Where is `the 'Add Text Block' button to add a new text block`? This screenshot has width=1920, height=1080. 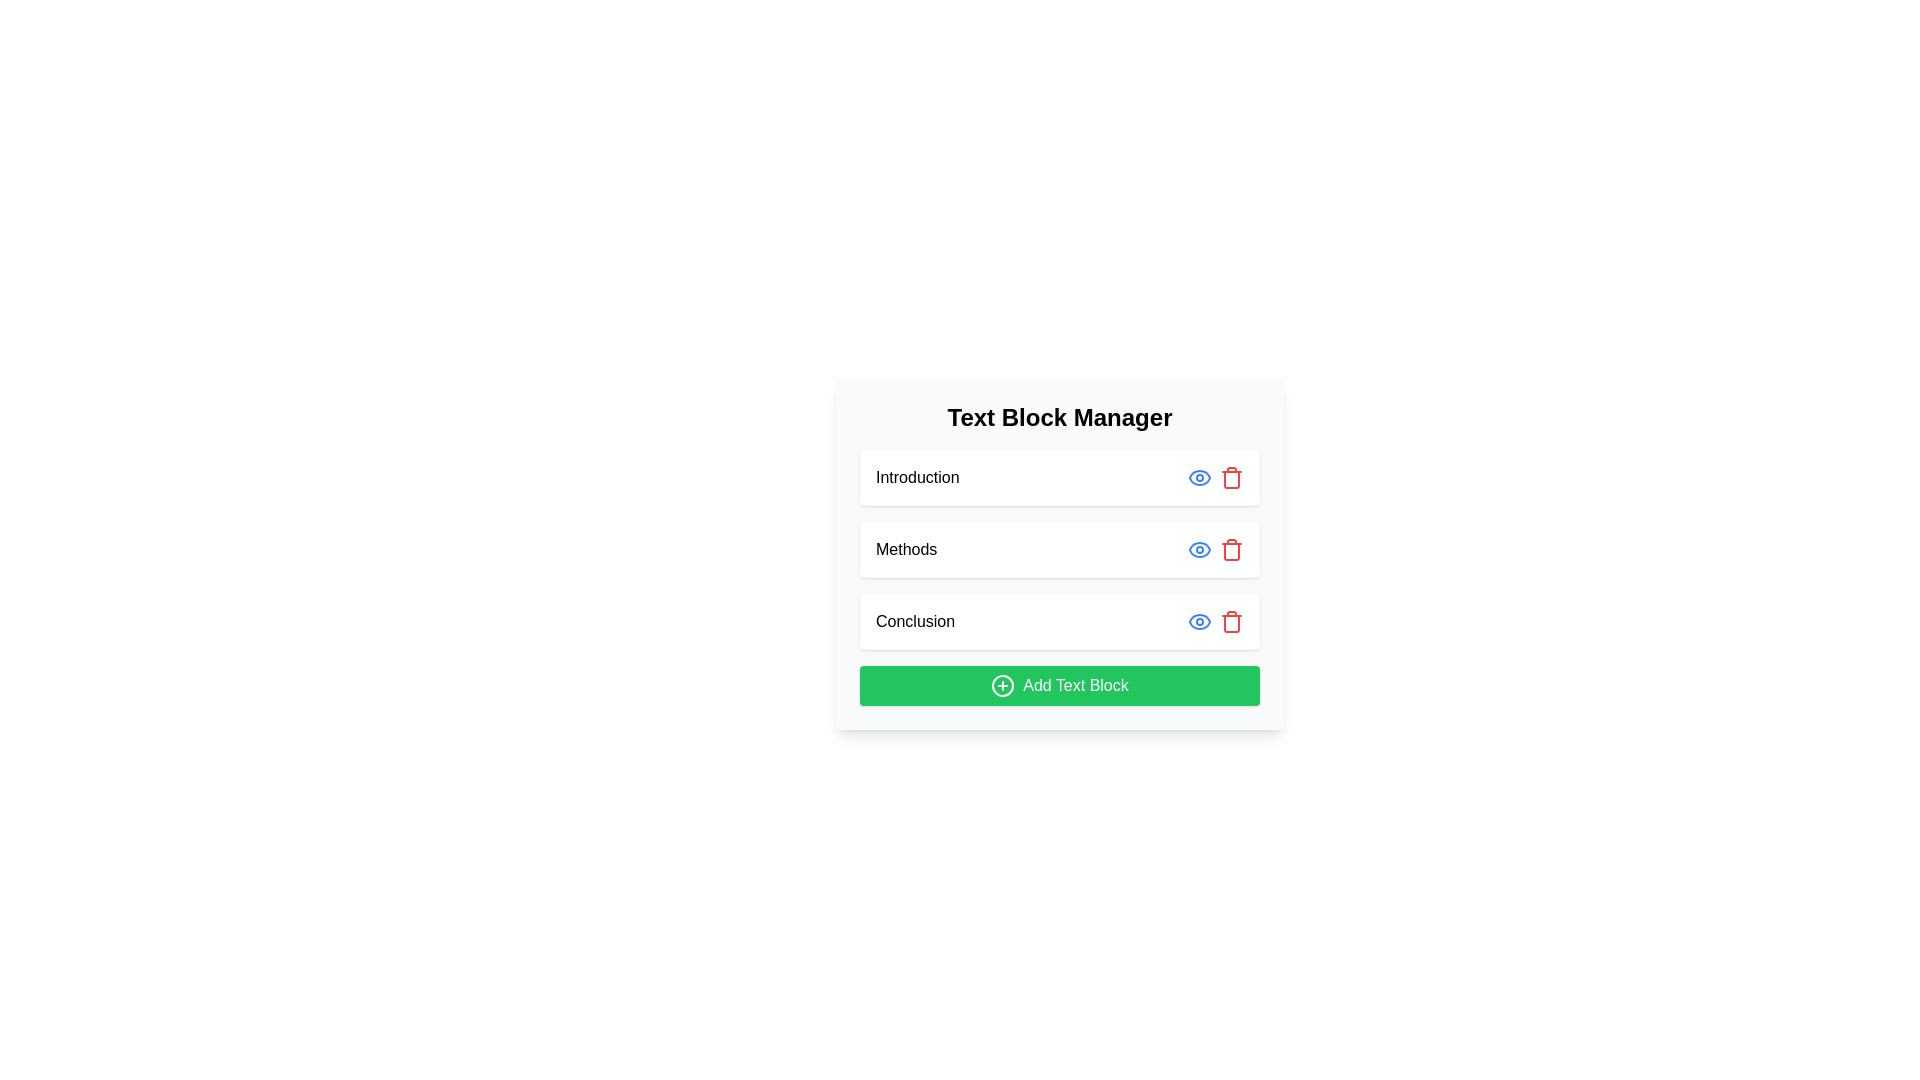 the 'Add Text Block' button to add a new text block is located at coordinates (1059, 685).